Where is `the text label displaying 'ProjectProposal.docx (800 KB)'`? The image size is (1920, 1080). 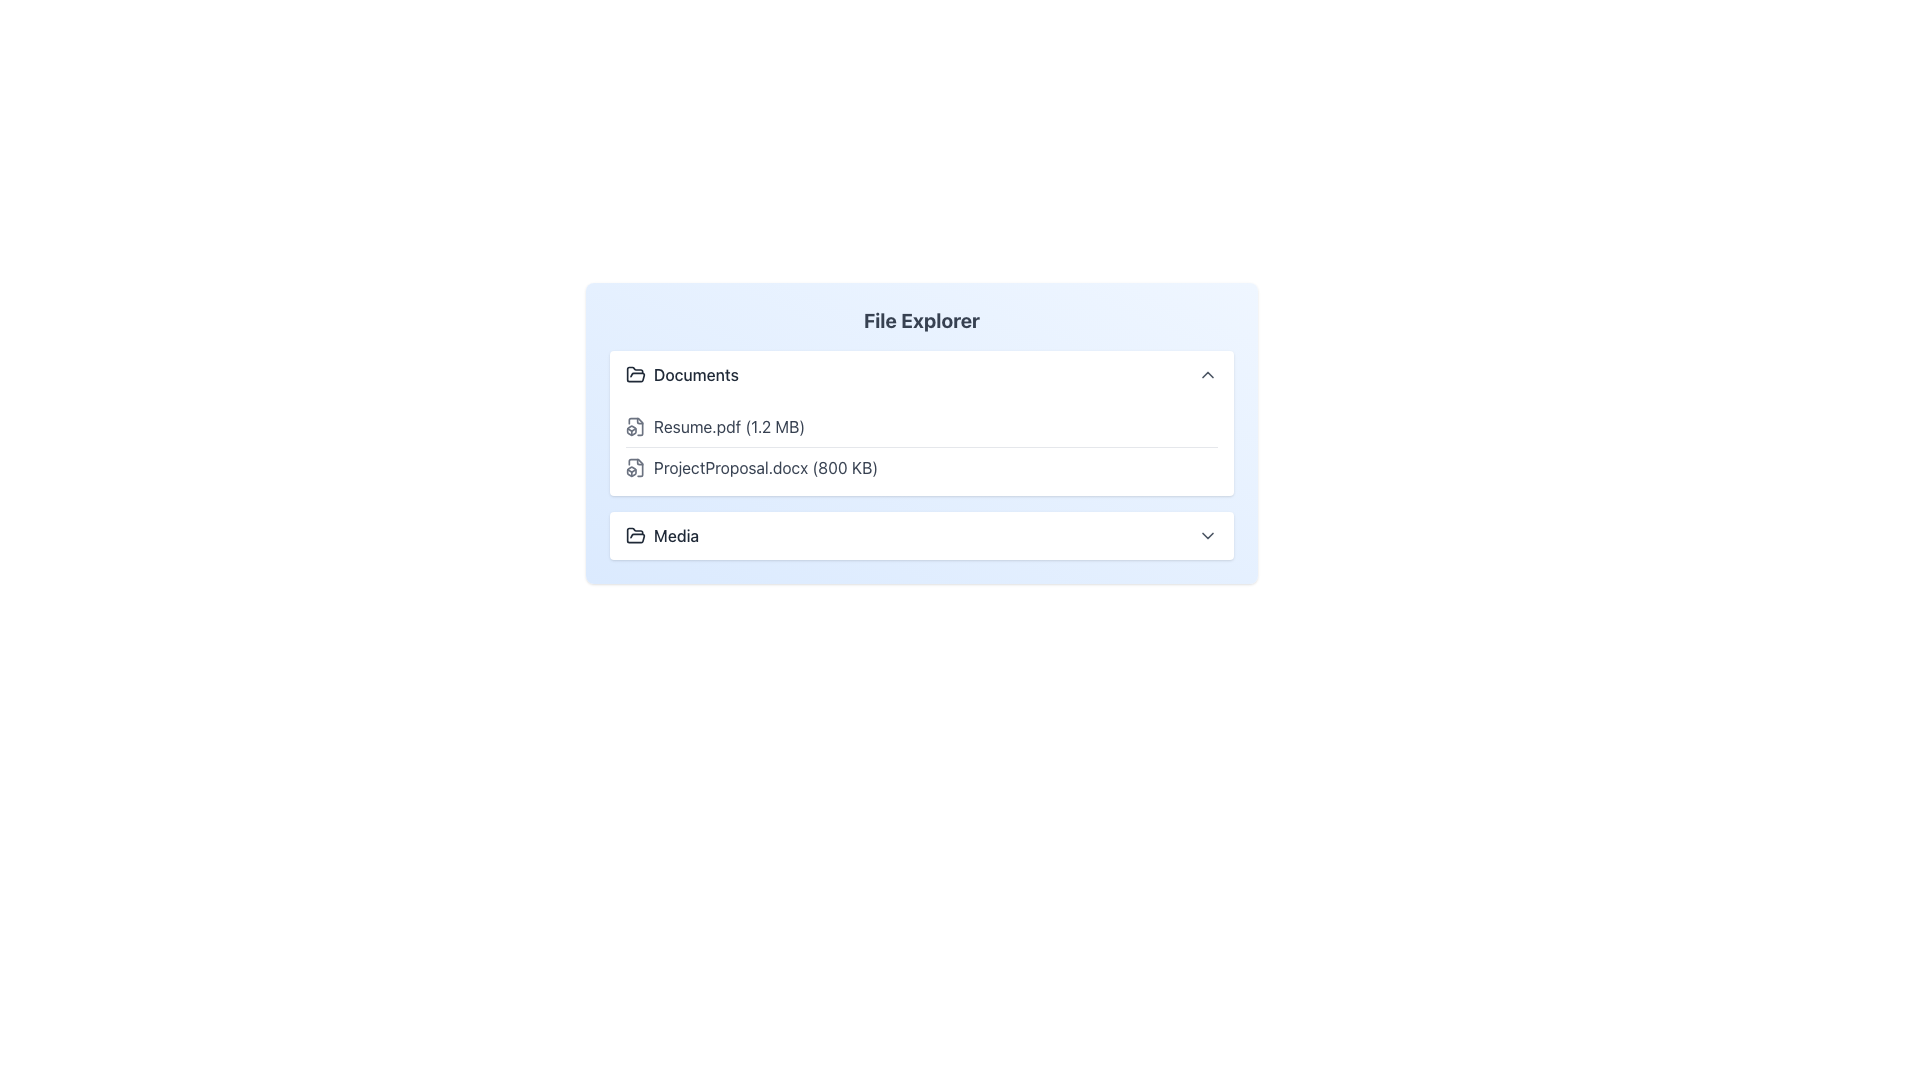
the text label displaying 'ProjectProposal.docx (800 KB)' is located at coordinates (765, 467).